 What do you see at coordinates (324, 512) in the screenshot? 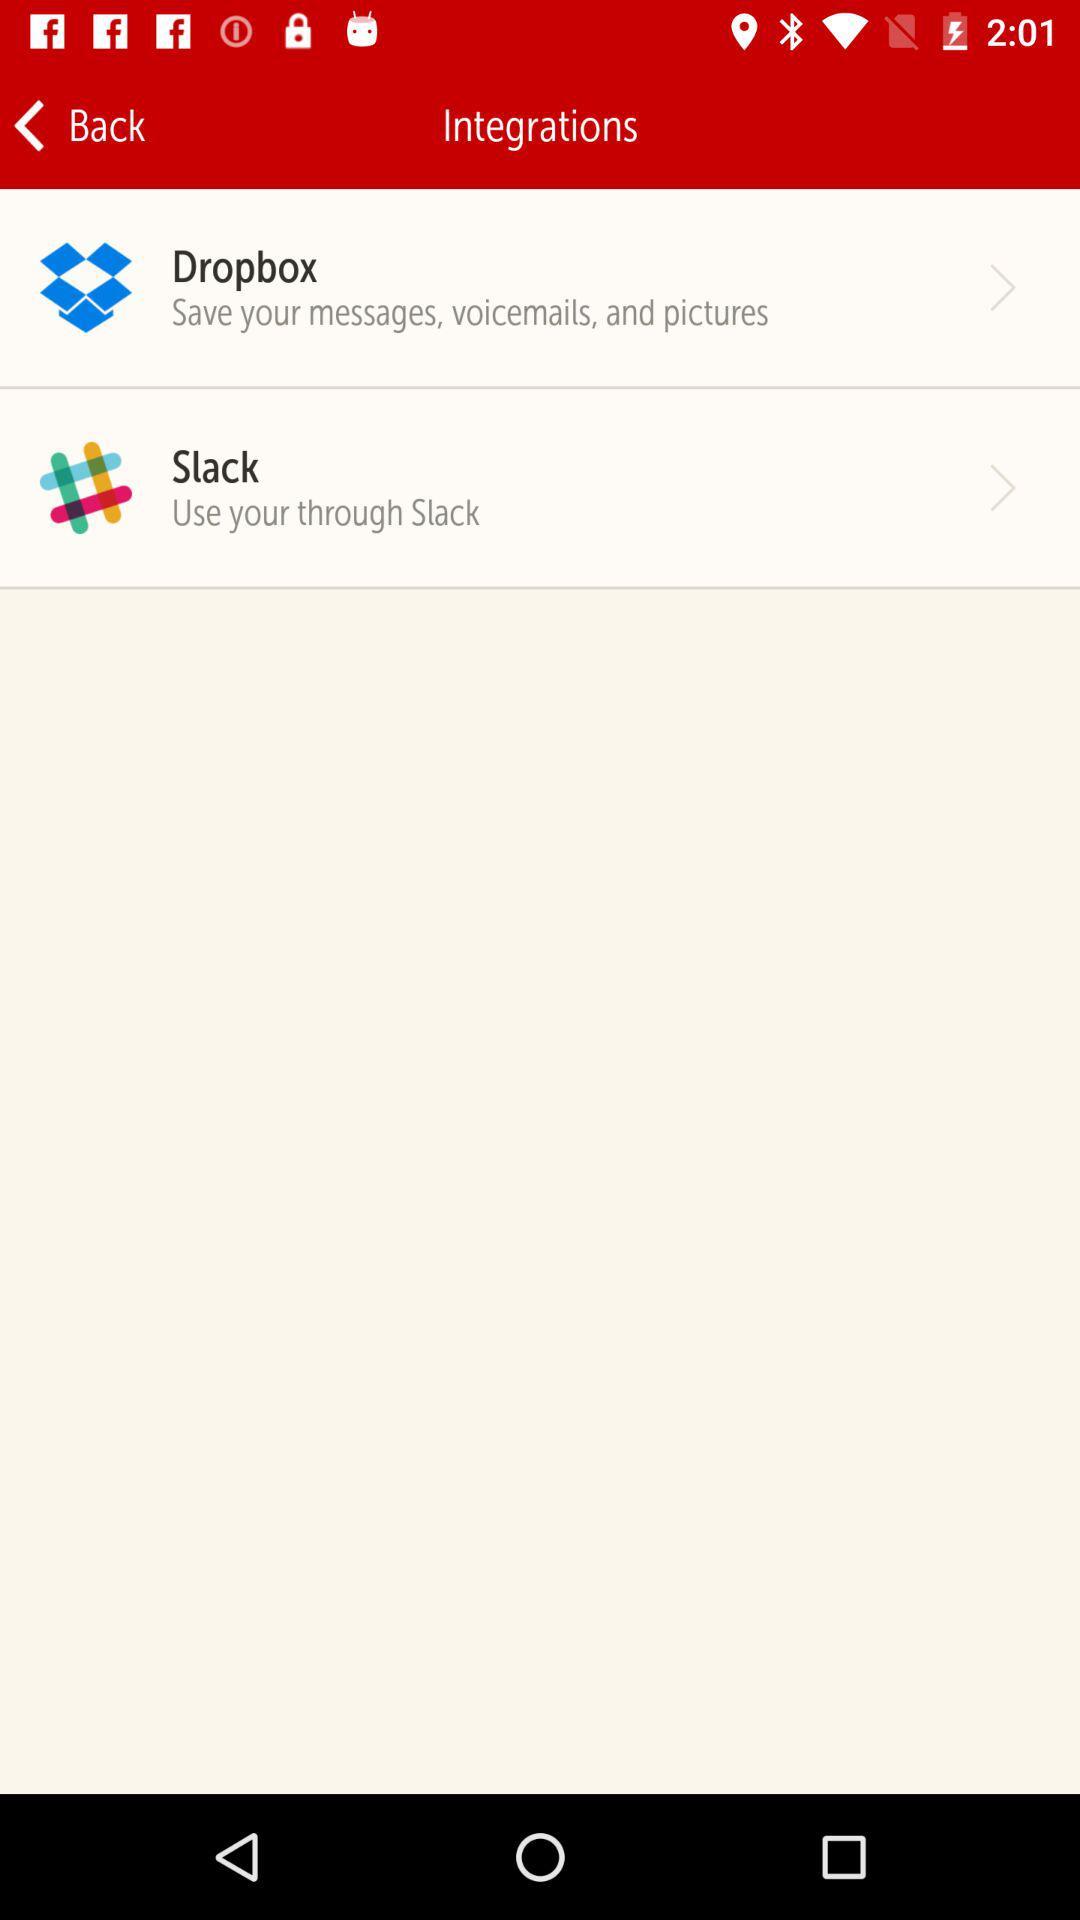
I see `use your through item` at bounding box center [324, 512].